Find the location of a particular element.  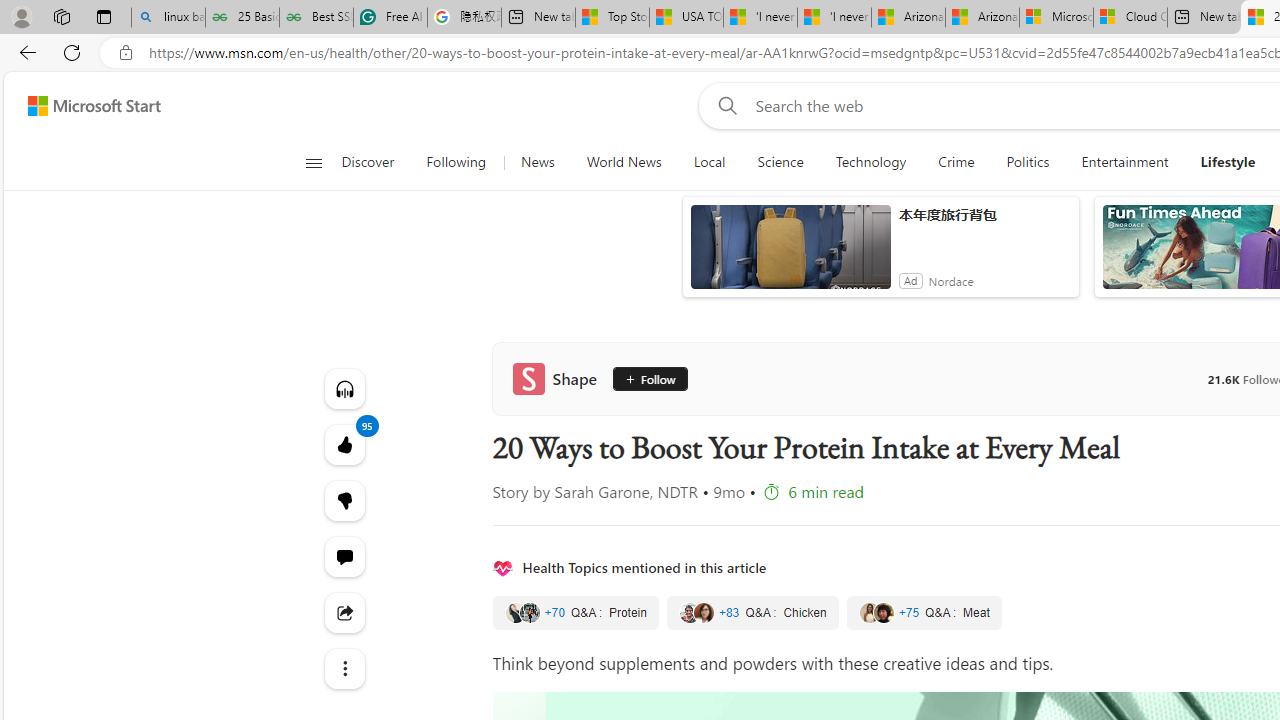

'Free AI Writing Assistance for Students | Grammarly' is located at coordinates (391, 17).